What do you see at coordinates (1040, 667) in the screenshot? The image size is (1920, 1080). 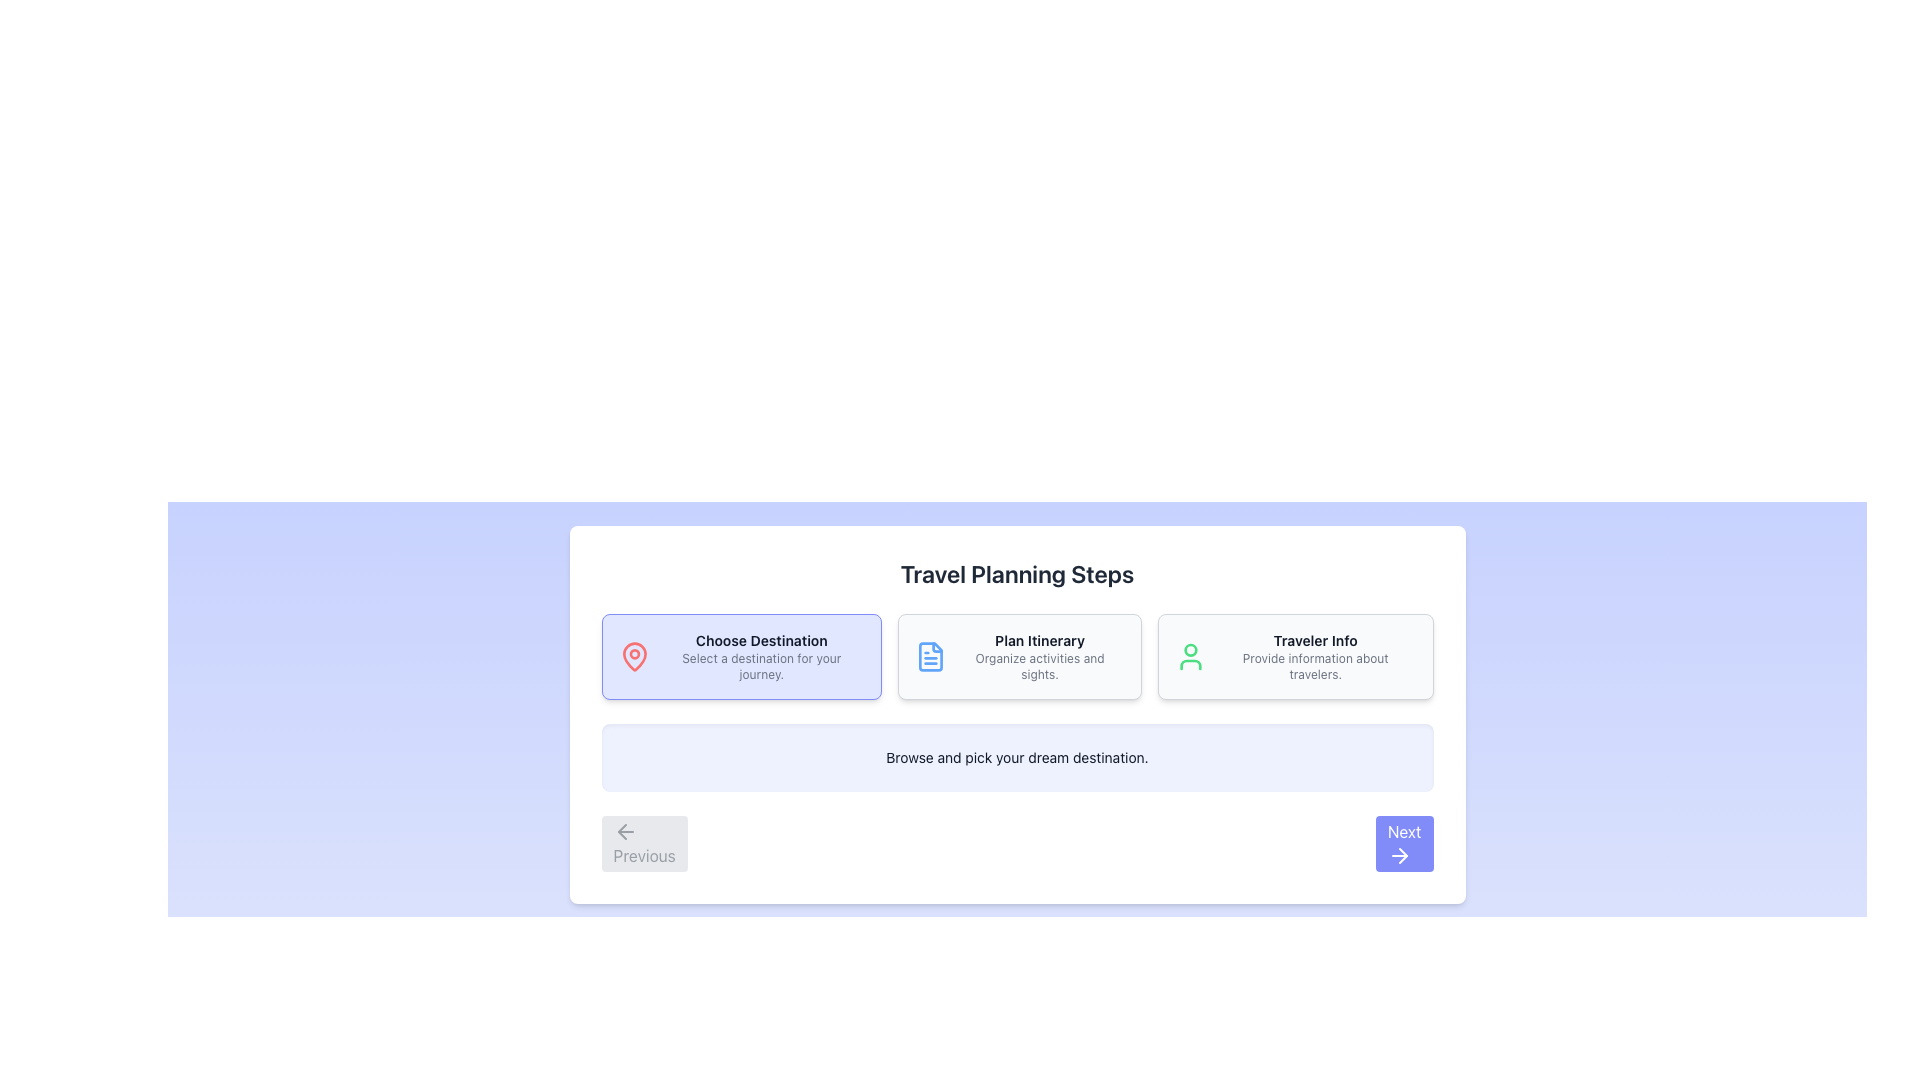 I see `text element that displays 'Organize activities and sights' located below the 'Plan Itinerary' text within the blue document icon section` at bounding box center [1040, 667].